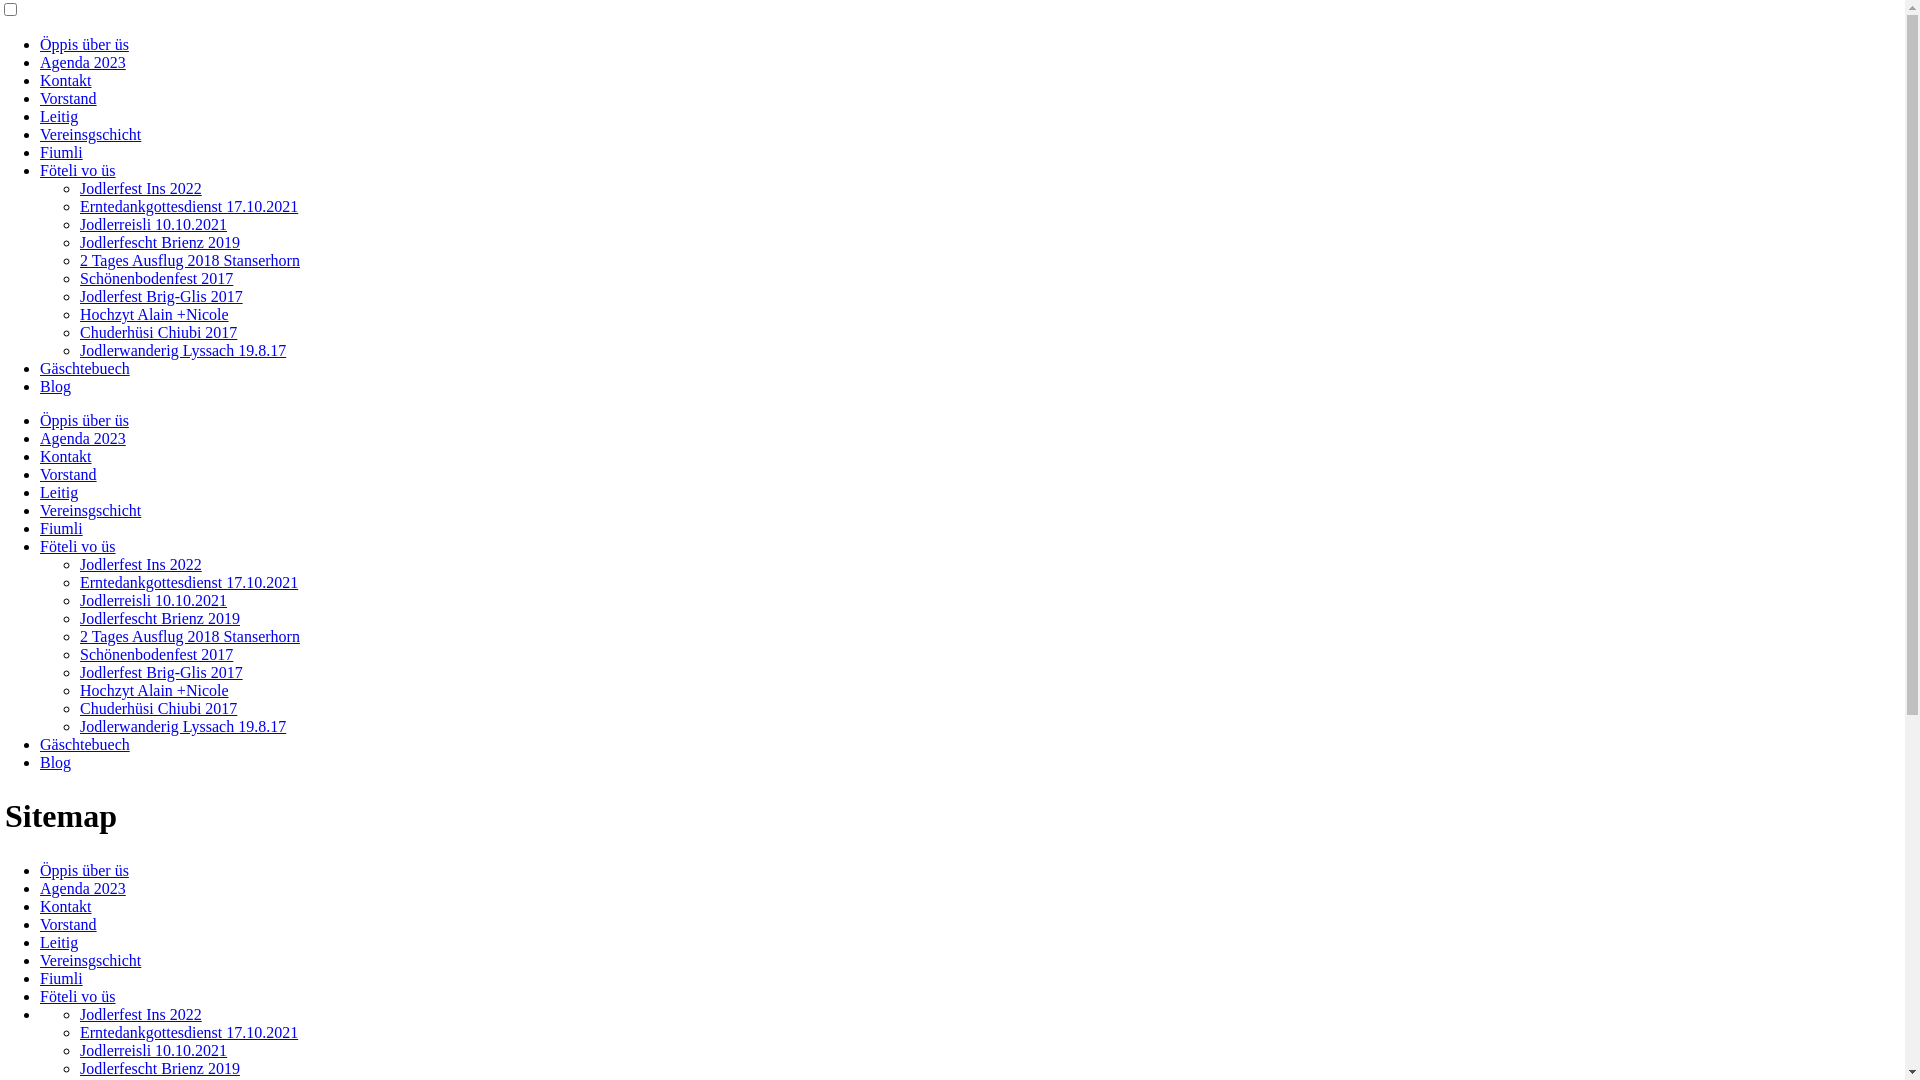  Describe the element at coordinates (55, 386) in the screenshot. I see `'Blog'` at that location.